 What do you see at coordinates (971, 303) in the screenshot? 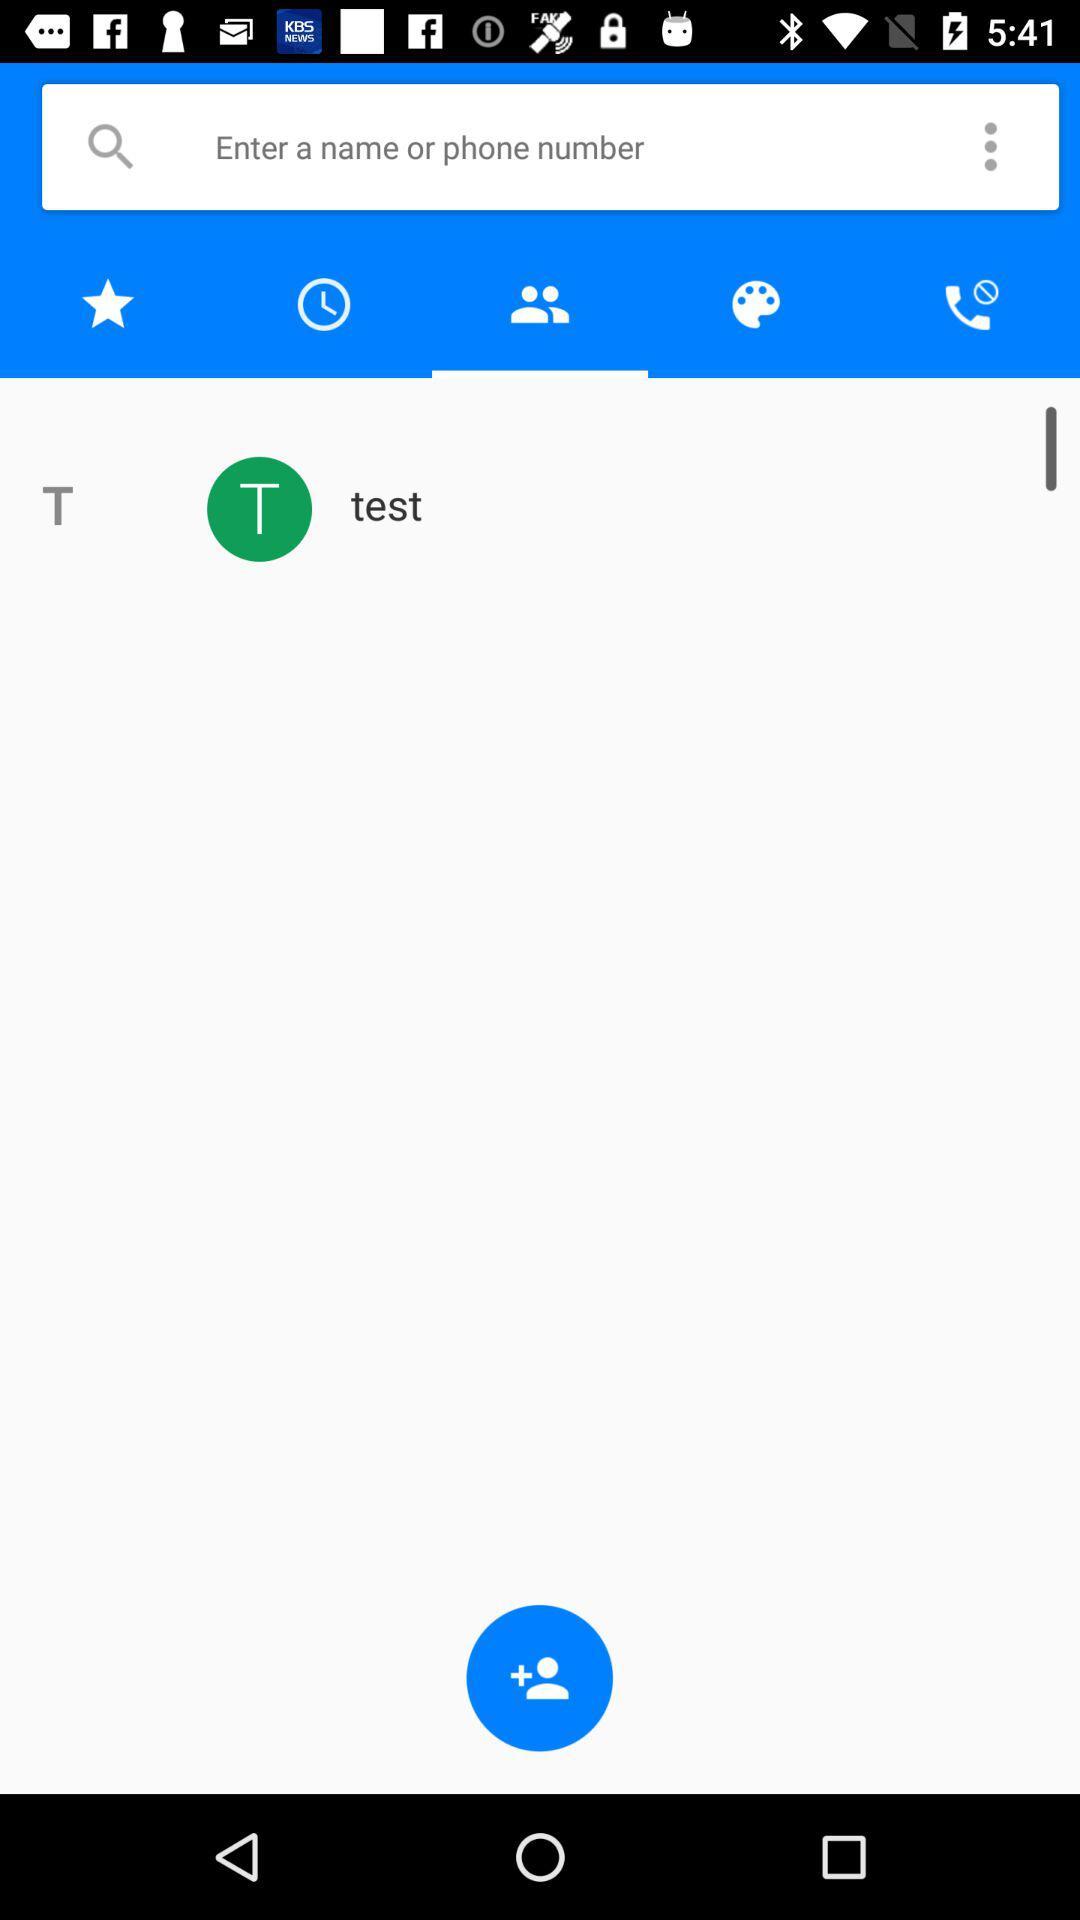
I see `the icon above test` at bounding box center [971, 303].